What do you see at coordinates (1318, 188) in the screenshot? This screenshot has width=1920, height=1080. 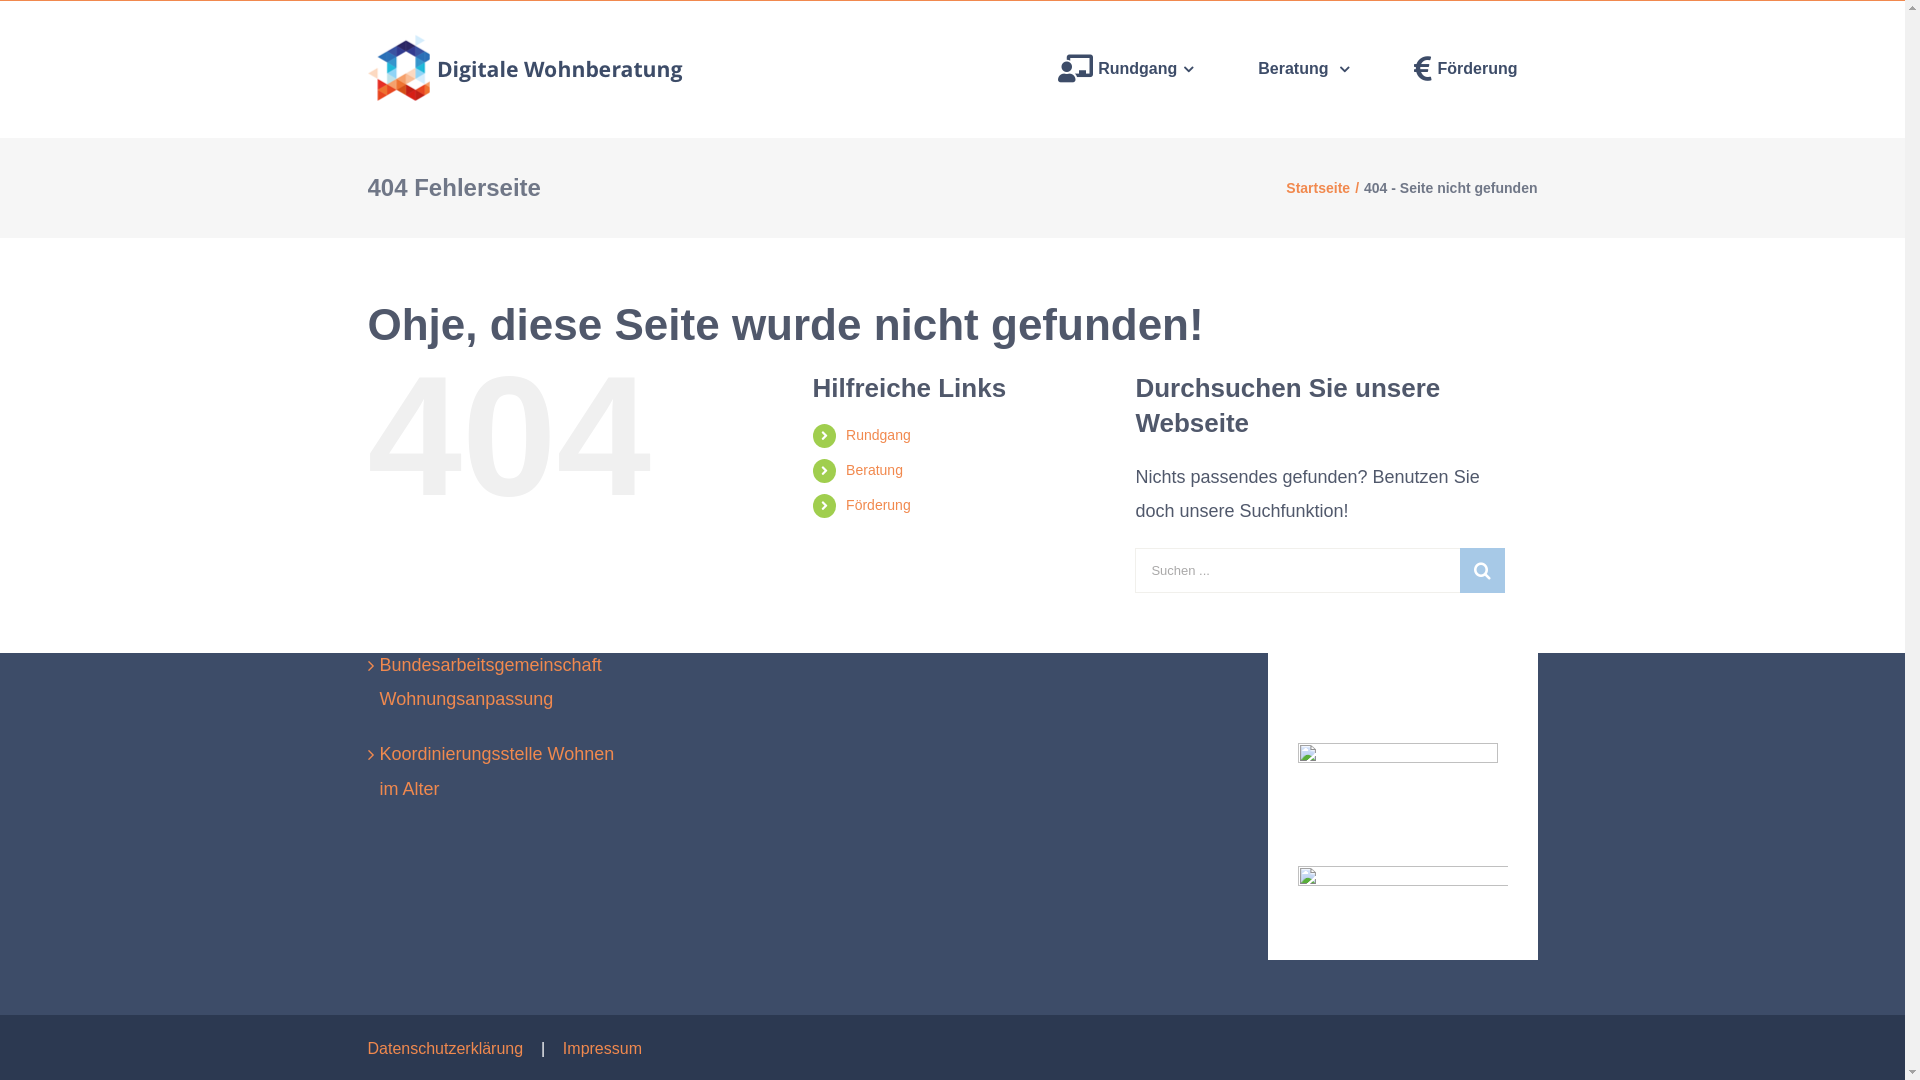 I see `'Startseite'` at bounding box center [1318, 188].